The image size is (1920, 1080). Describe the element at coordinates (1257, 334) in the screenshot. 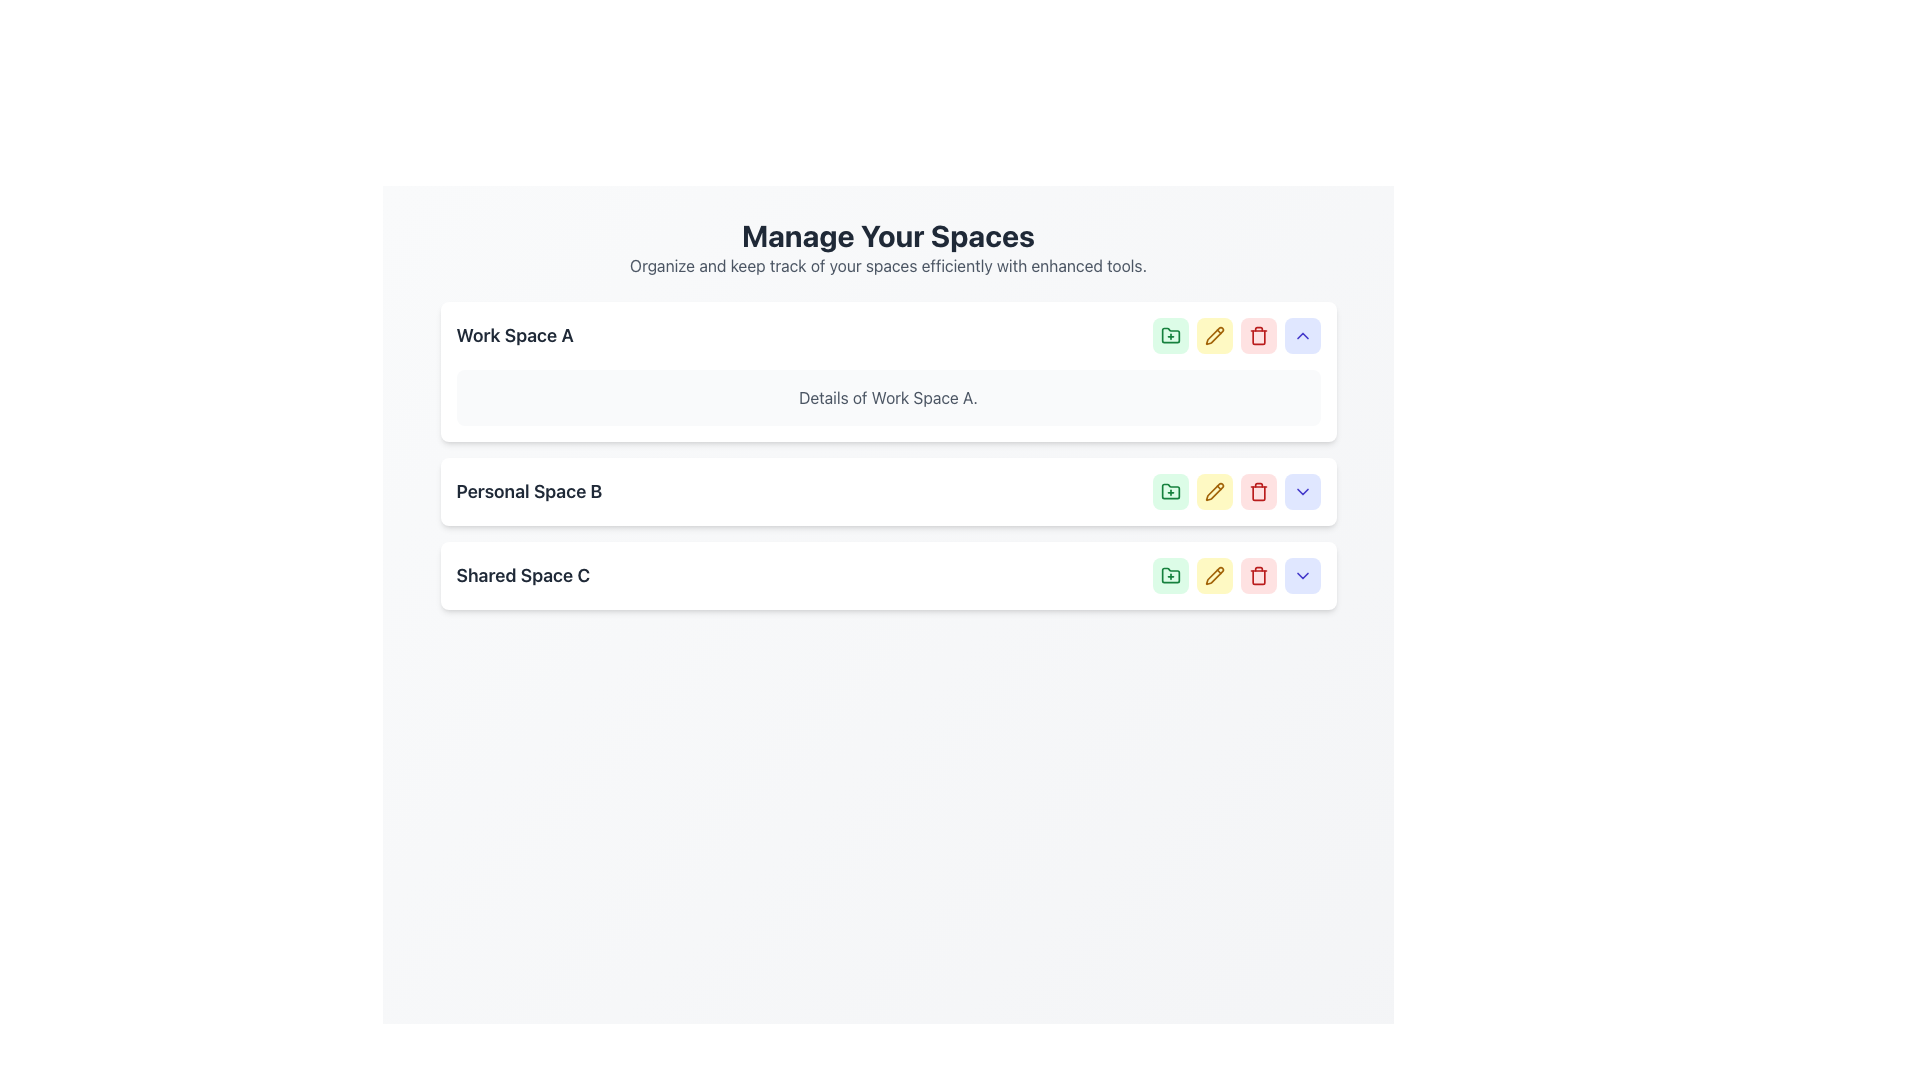

I see `the red trash bin icon located next to the edit button in the action buttons suite` at that location.